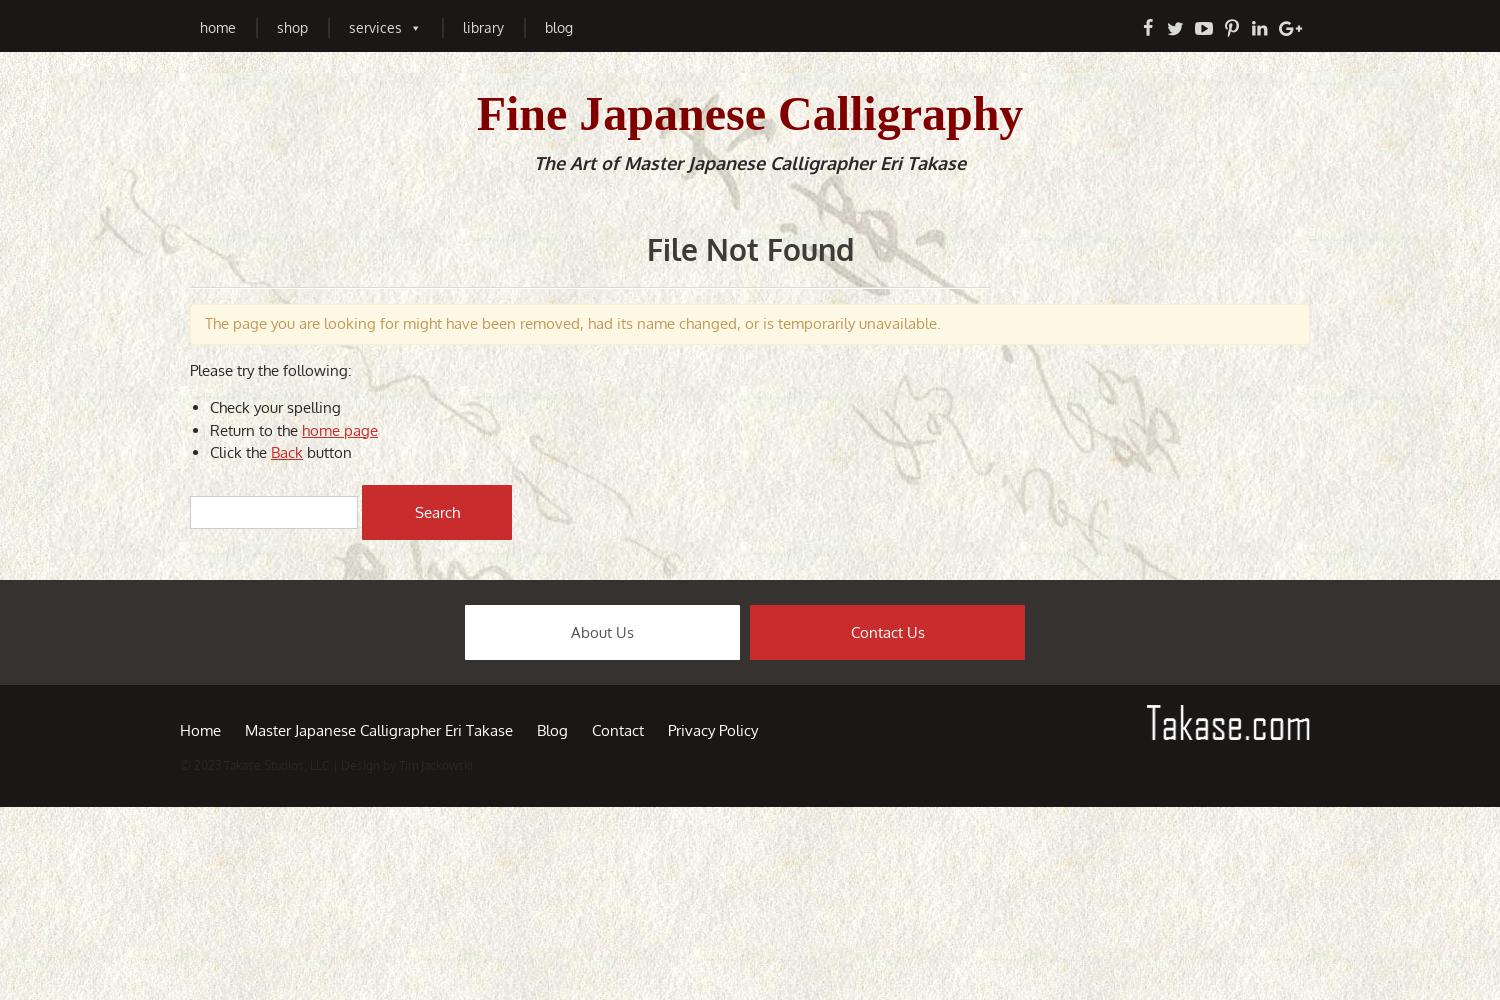  What do you see at coordinates (612, 89) in the screenshot?
I see `'Custom Japanese Scrolls'` at bounding box center [612, 89].